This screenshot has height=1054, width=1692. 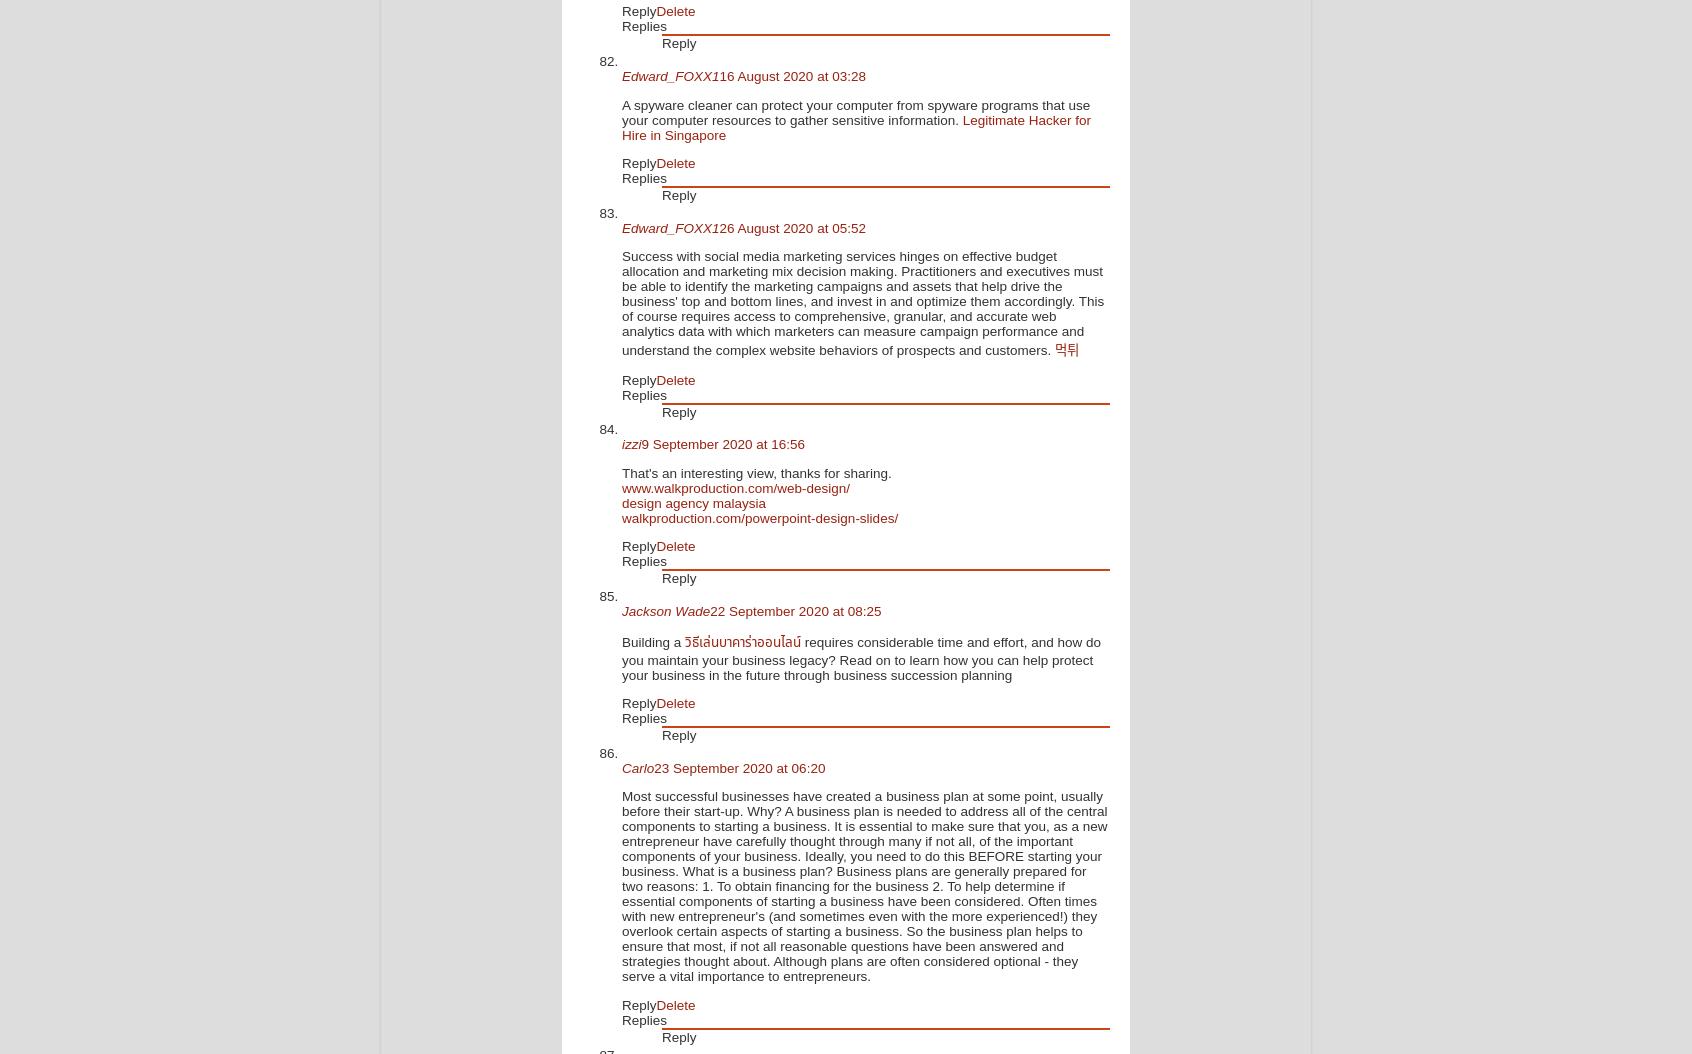 I want to click on 'A spyware cleaner can protect your computer from spyware programs that use your computer resources to gather sensitive information.', so click(x=854, y=112).